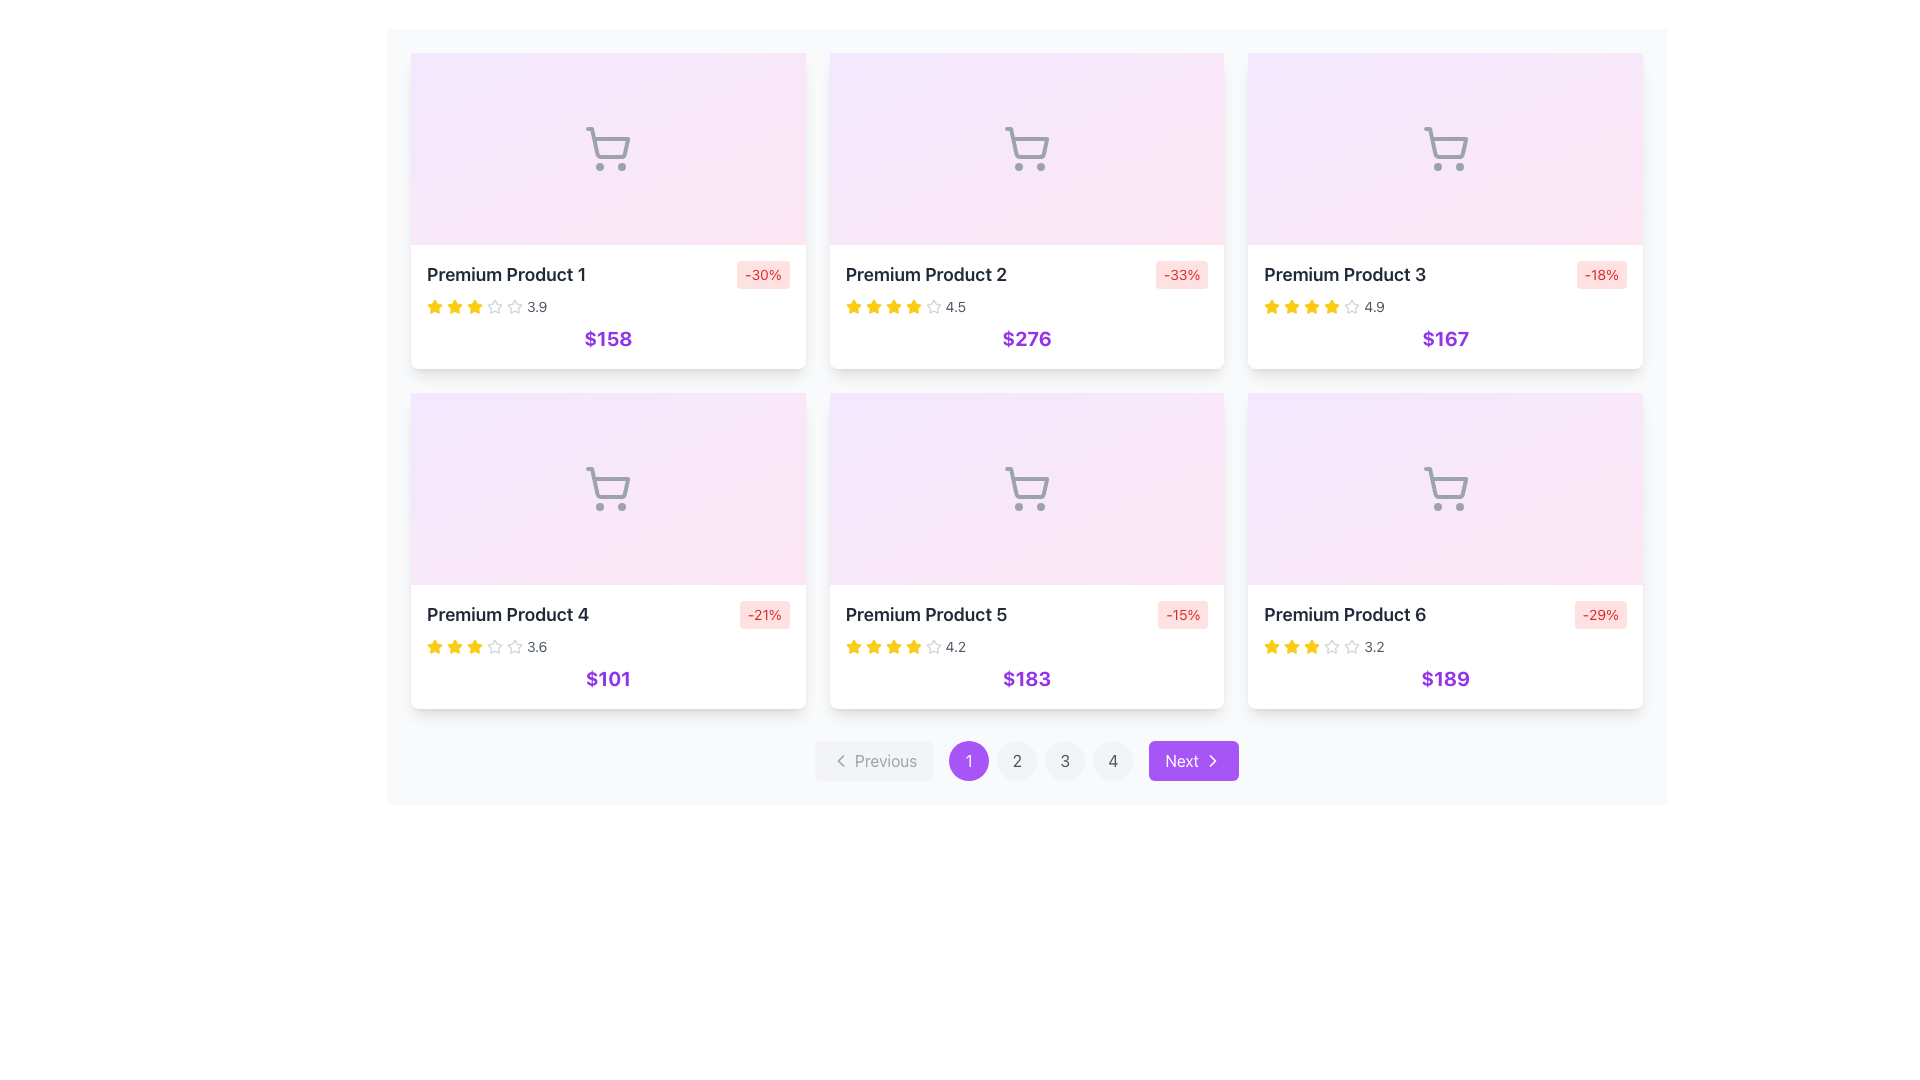 The width and height of the screenshot is (1920, 1080). Describe the element at coordinates (474, 647) in the screenshot. I see `the fifth yellow star icon in the rating system below the product title 'Premium Product 4'` at that location.